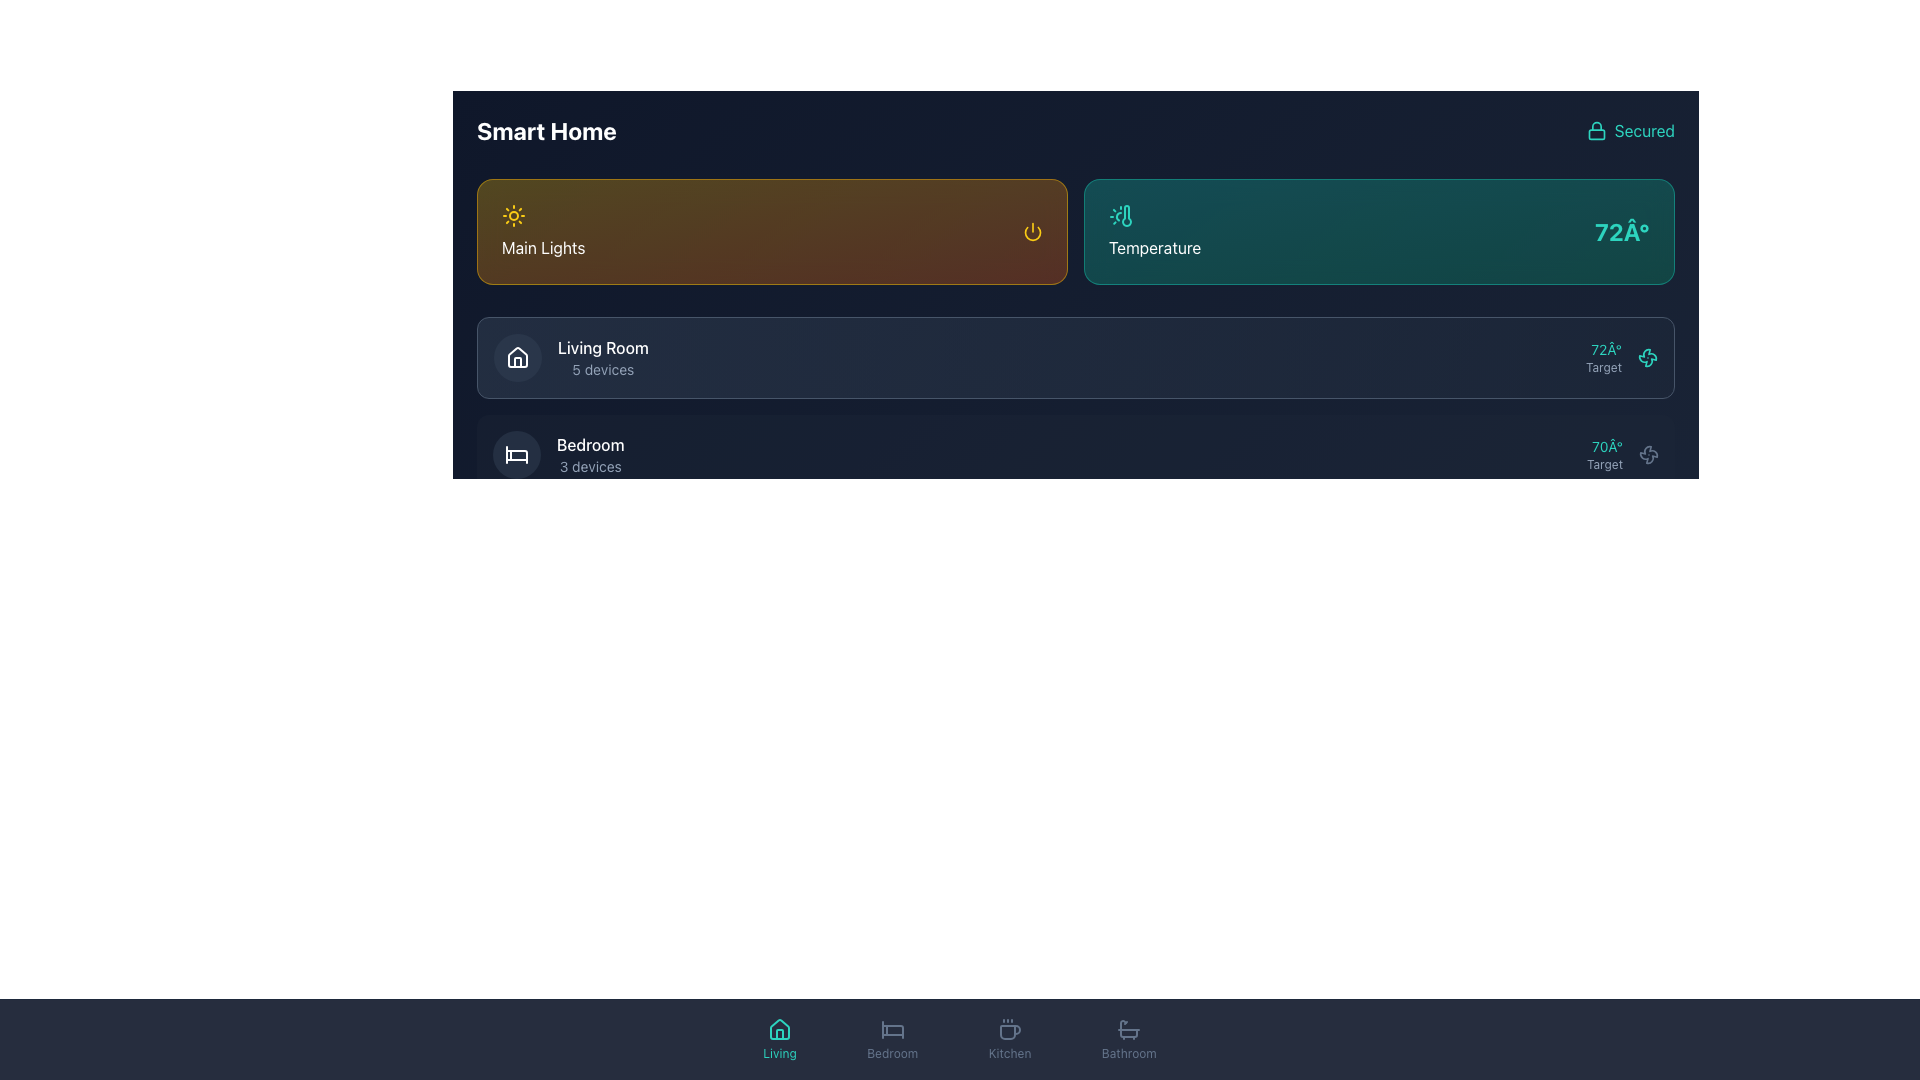 The image size is (1920, 1080). What do you see at coordinates (778, 1029) in the screenshot?
I see `the 'Living' icon button located at the bottom center of the application interface, which serves as a navigation button` at bounding box center [778, 1029].